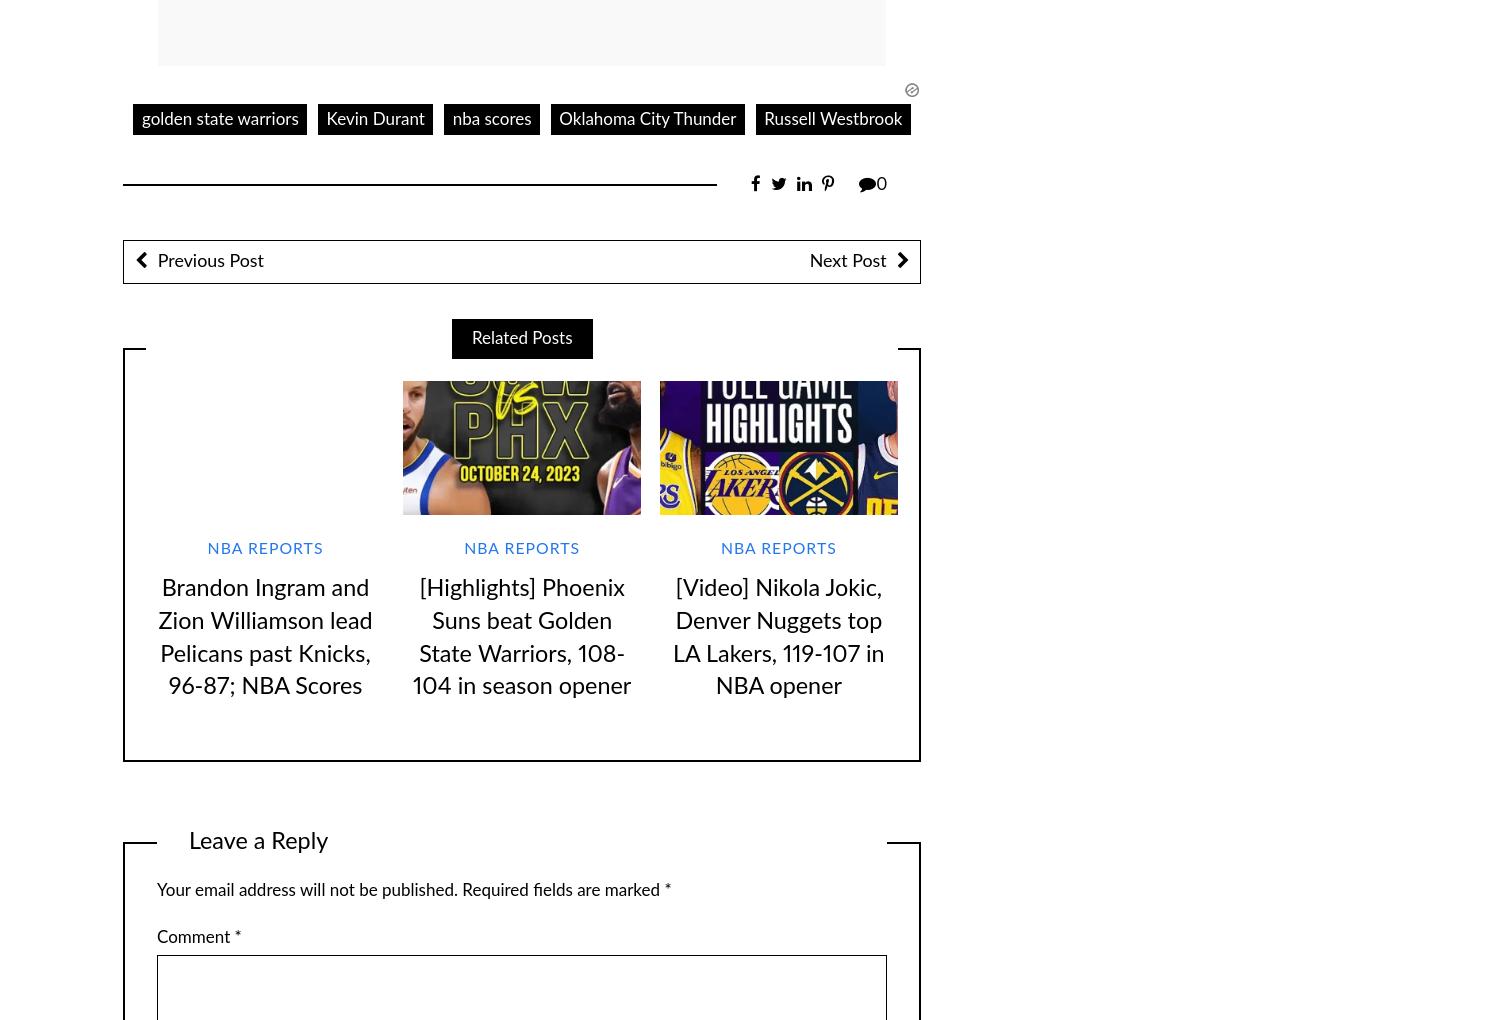 This screenshot has width=1500, height=1020. What do you see at coordinates (778, 638) in the screenshot?
I see `'[Video] Nikola Jokic, Denver Nuggets top LA Lakers, 119-107 in NBA opener'` at bounding box center [778, 638].